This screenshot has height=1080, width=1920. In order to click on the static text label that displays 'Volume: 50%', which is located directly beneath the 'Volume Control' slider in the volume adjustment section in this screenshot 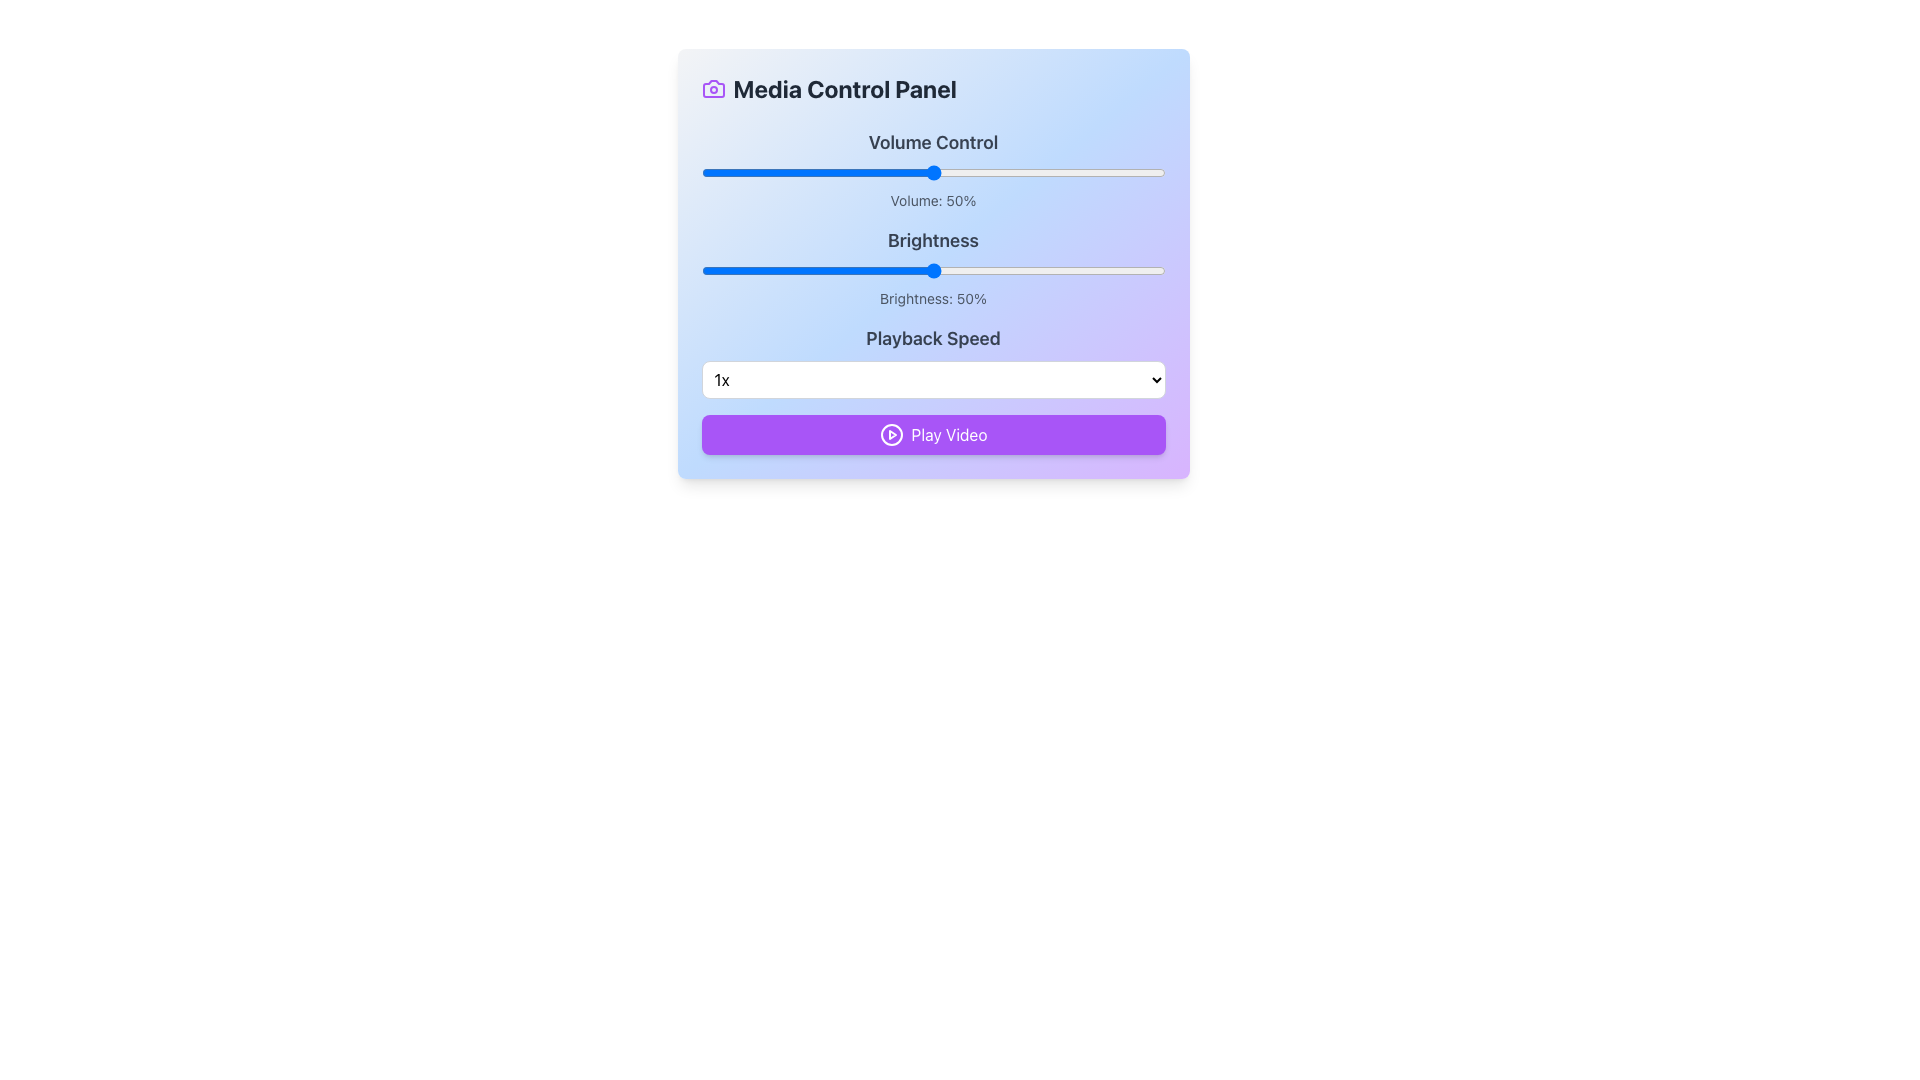, I will do `click(932, 200)`.